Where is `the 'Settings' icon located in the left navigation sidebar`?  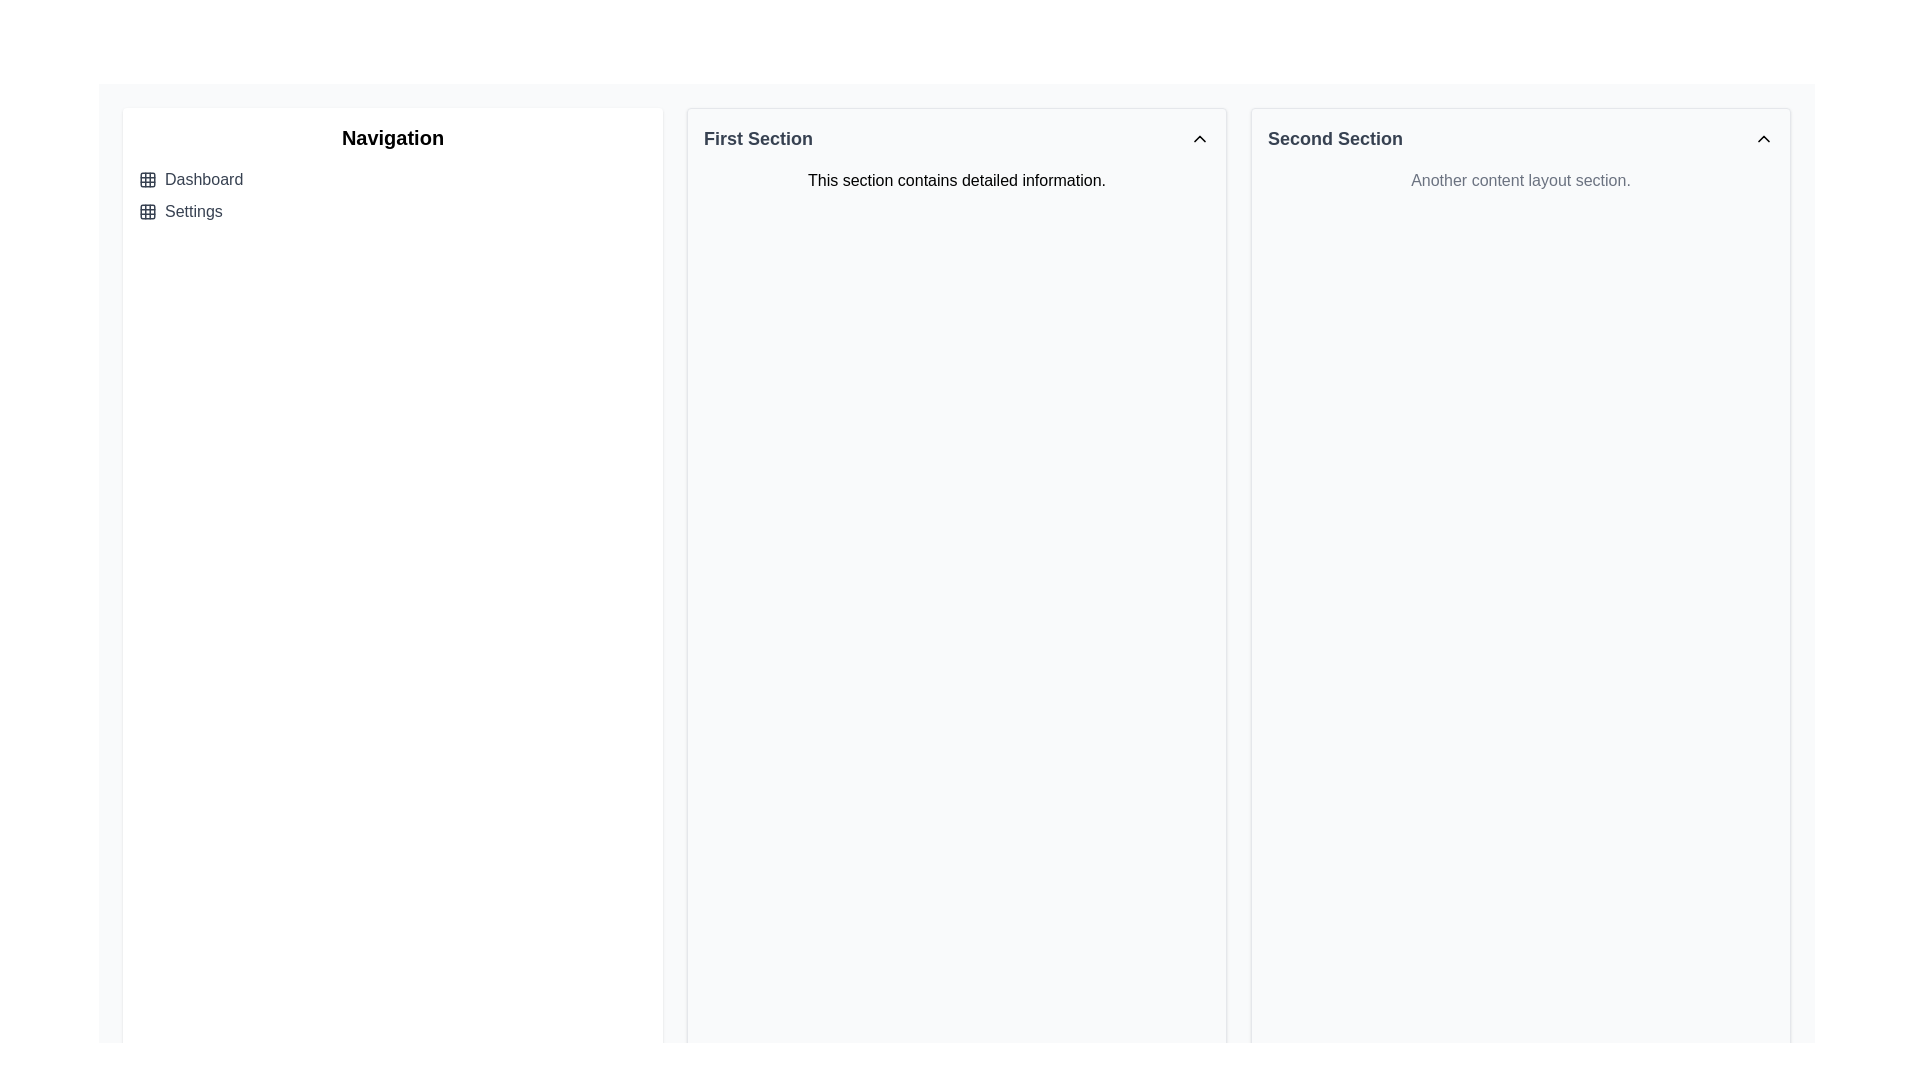 the 'Settings' icon located in the left navigation sidebar is located at coordinates (147, 212).